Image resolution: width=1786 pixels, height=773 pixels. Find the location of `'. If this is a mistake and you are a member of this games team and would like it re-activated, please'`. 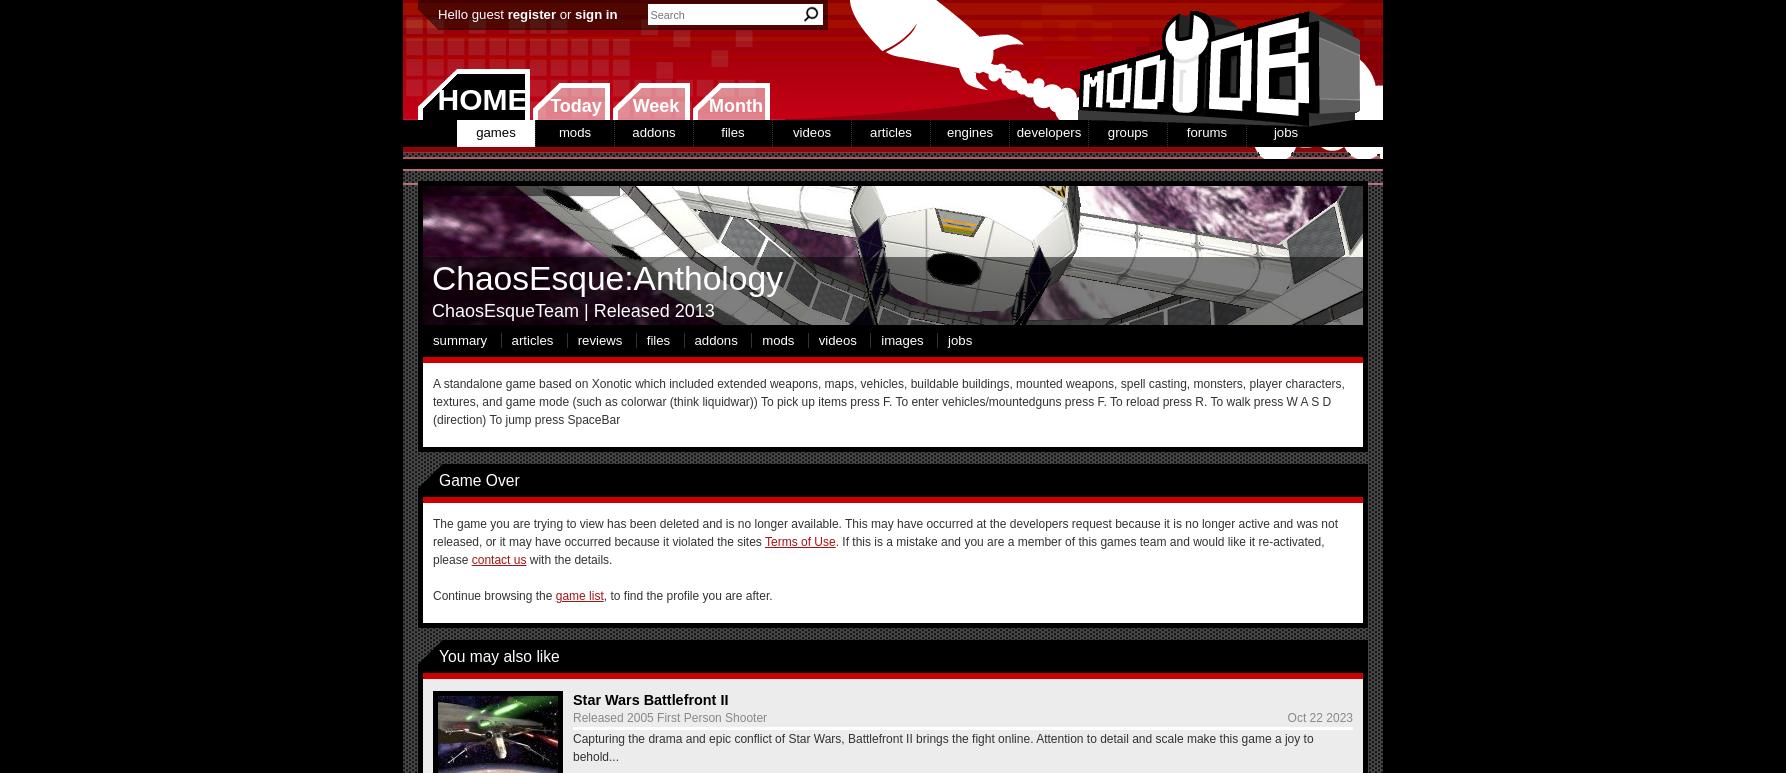

'. If this is a mistake and you are a member of this games team and would like it re-activated, please' is located at coordinates (877, 548).